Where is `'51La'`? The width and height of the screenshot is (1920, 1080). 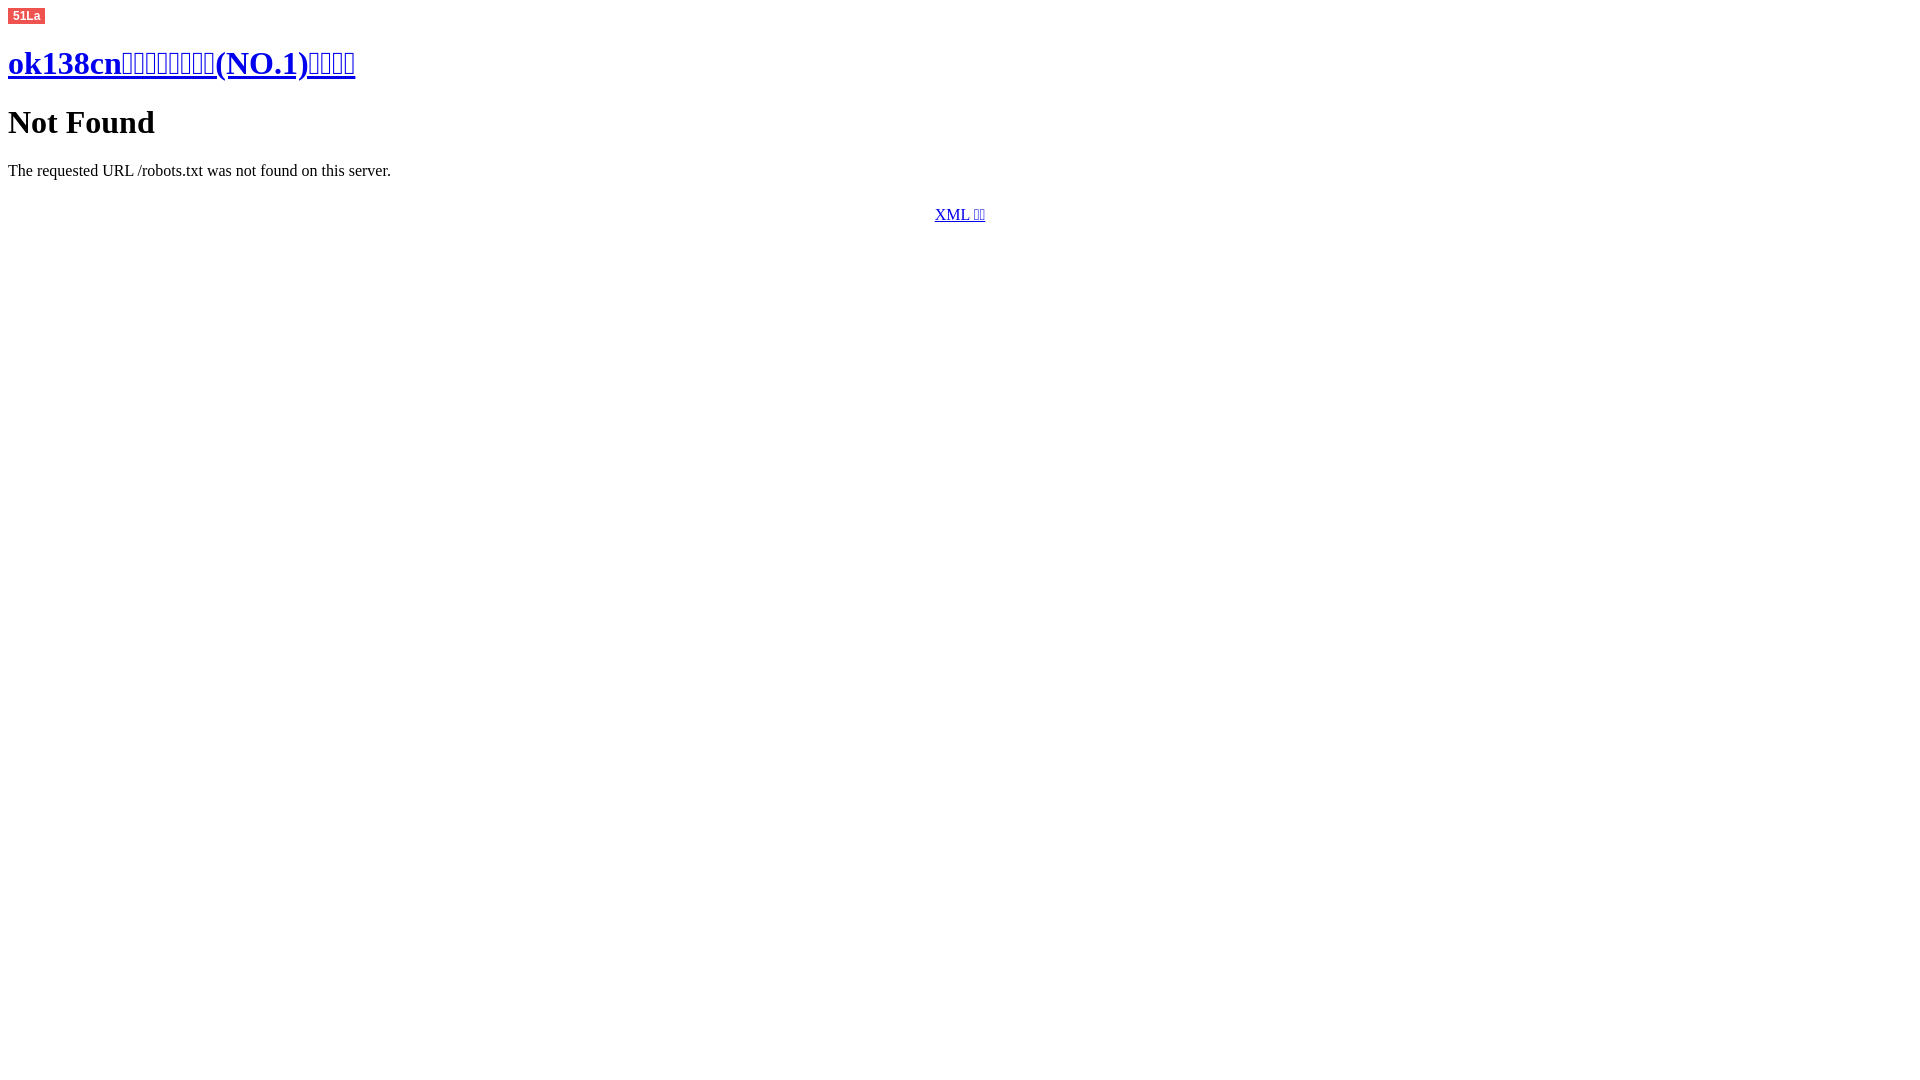 '51La' is located at coordinates (26, 14).